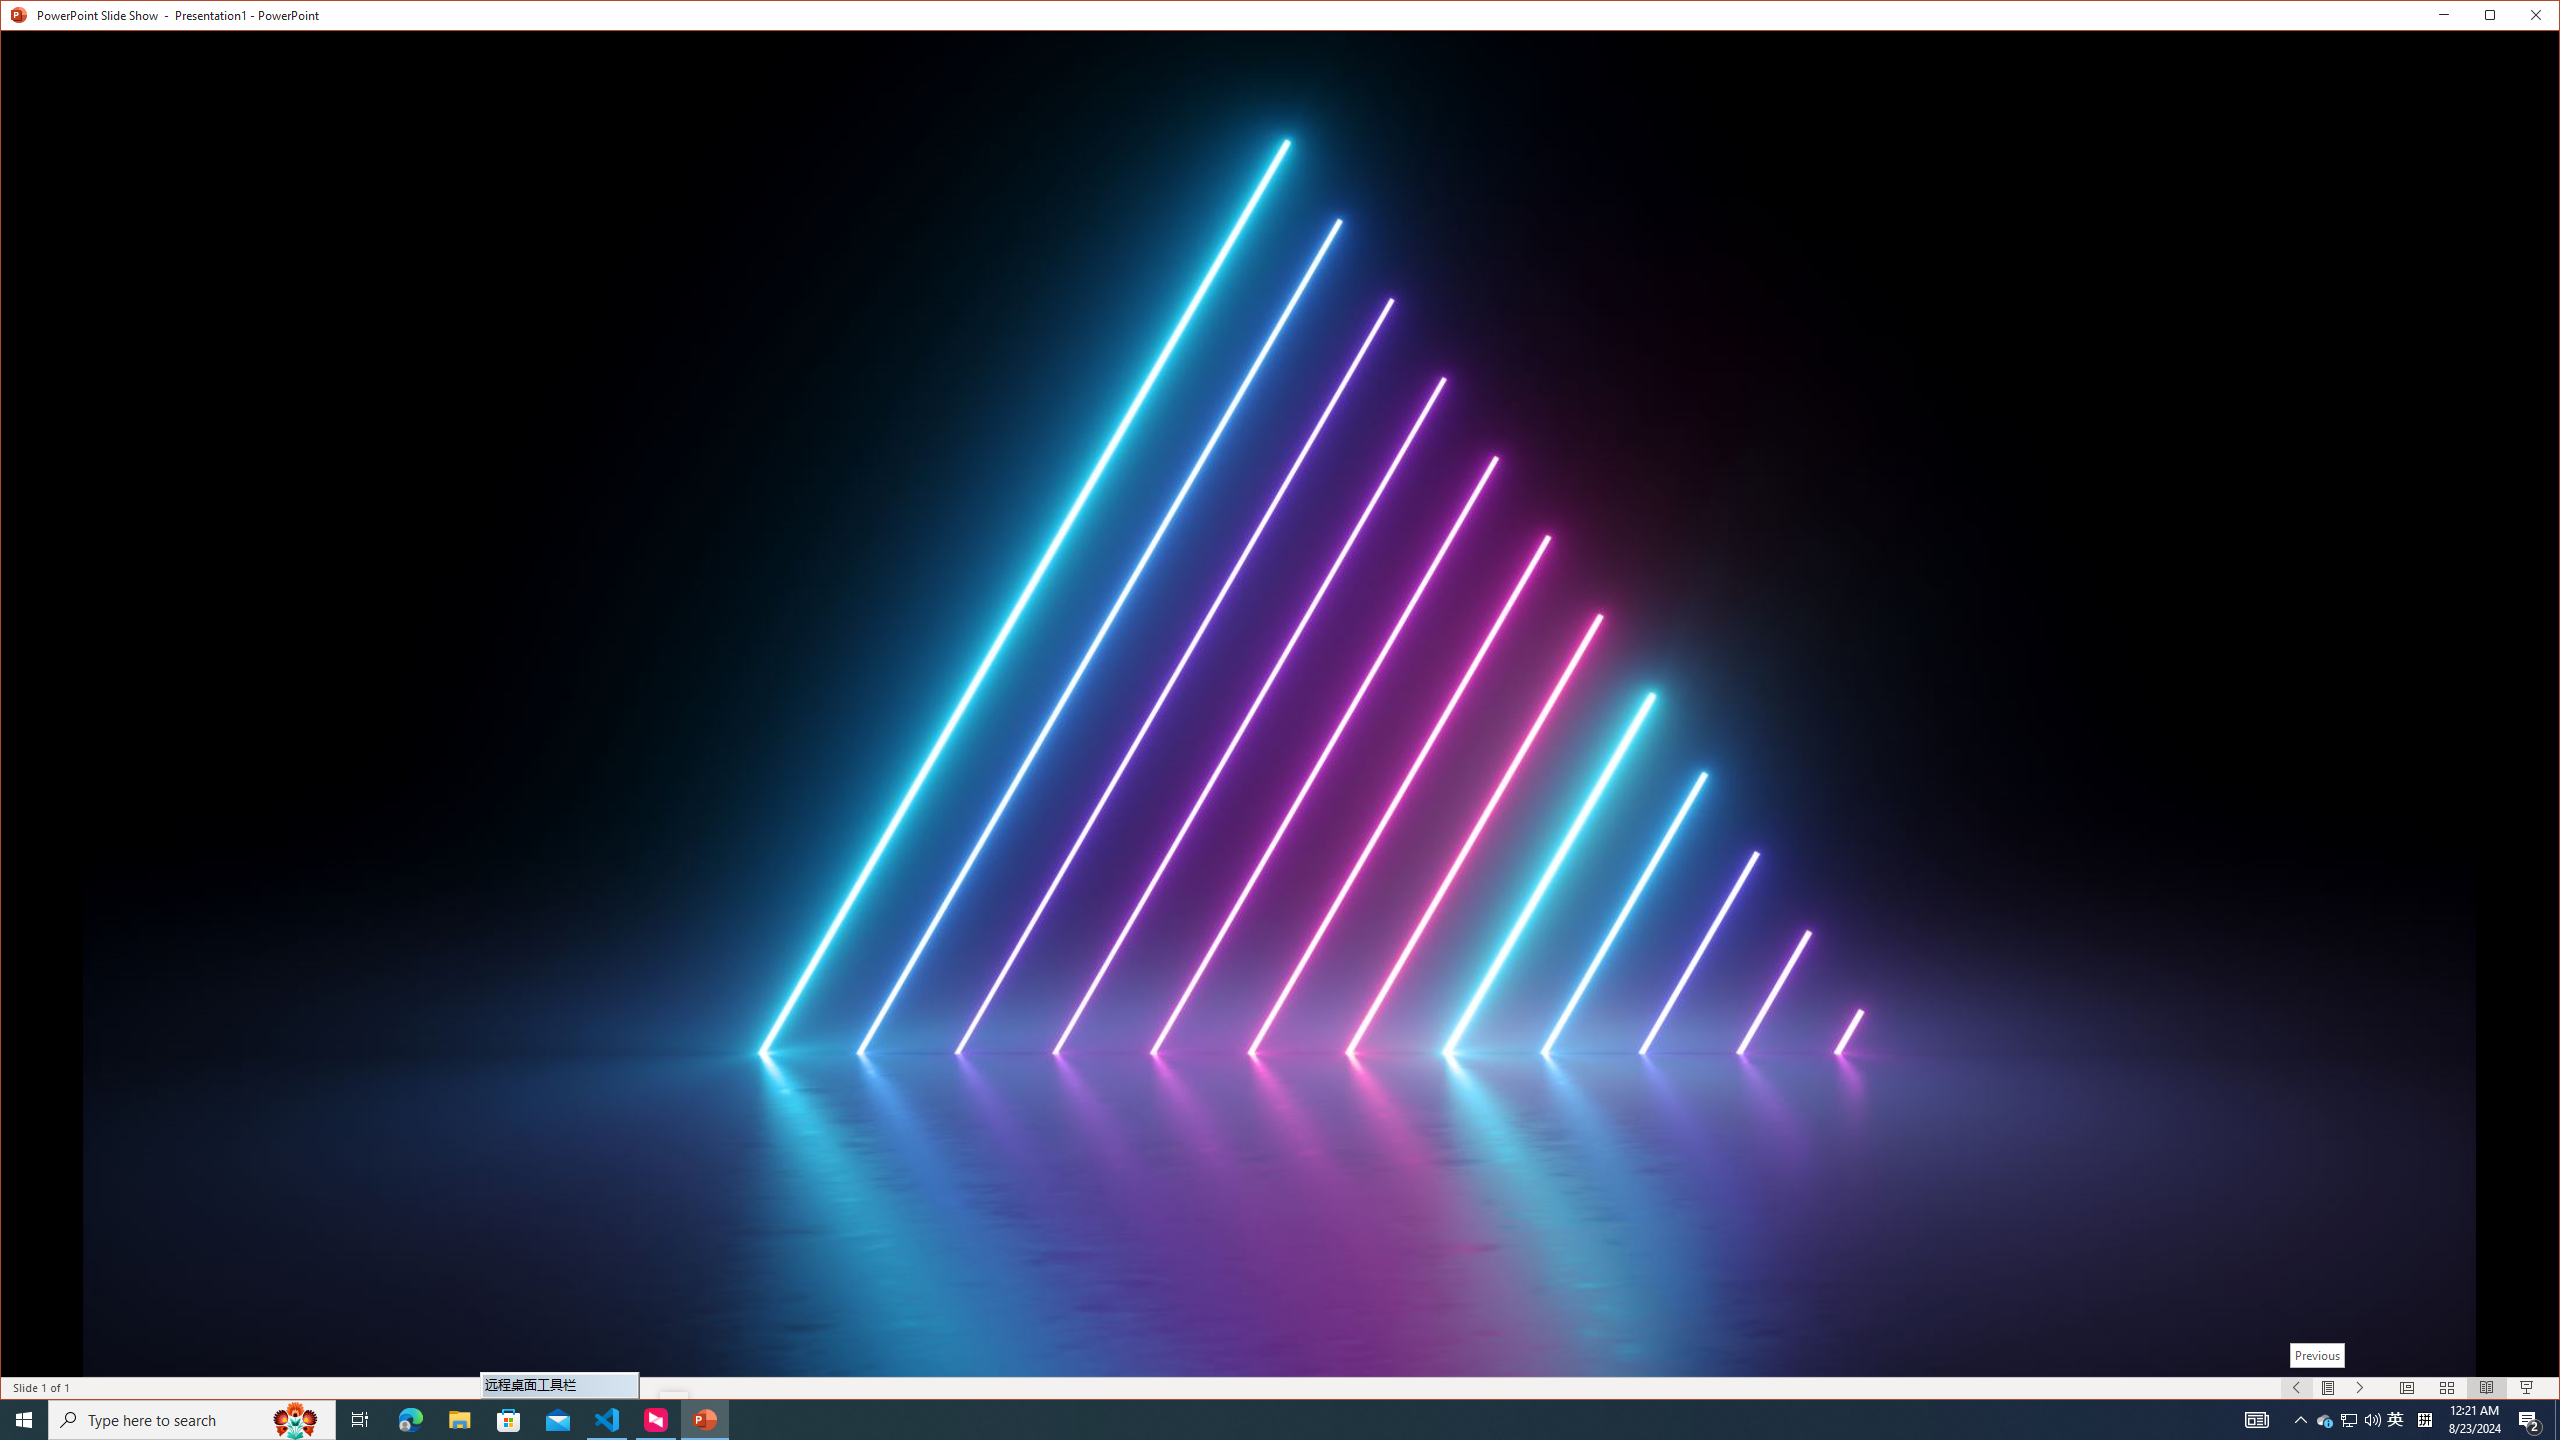  Describe the element at coordinates (2556, 1418) in the screenshot. I see `'Show desktop'` at that location.